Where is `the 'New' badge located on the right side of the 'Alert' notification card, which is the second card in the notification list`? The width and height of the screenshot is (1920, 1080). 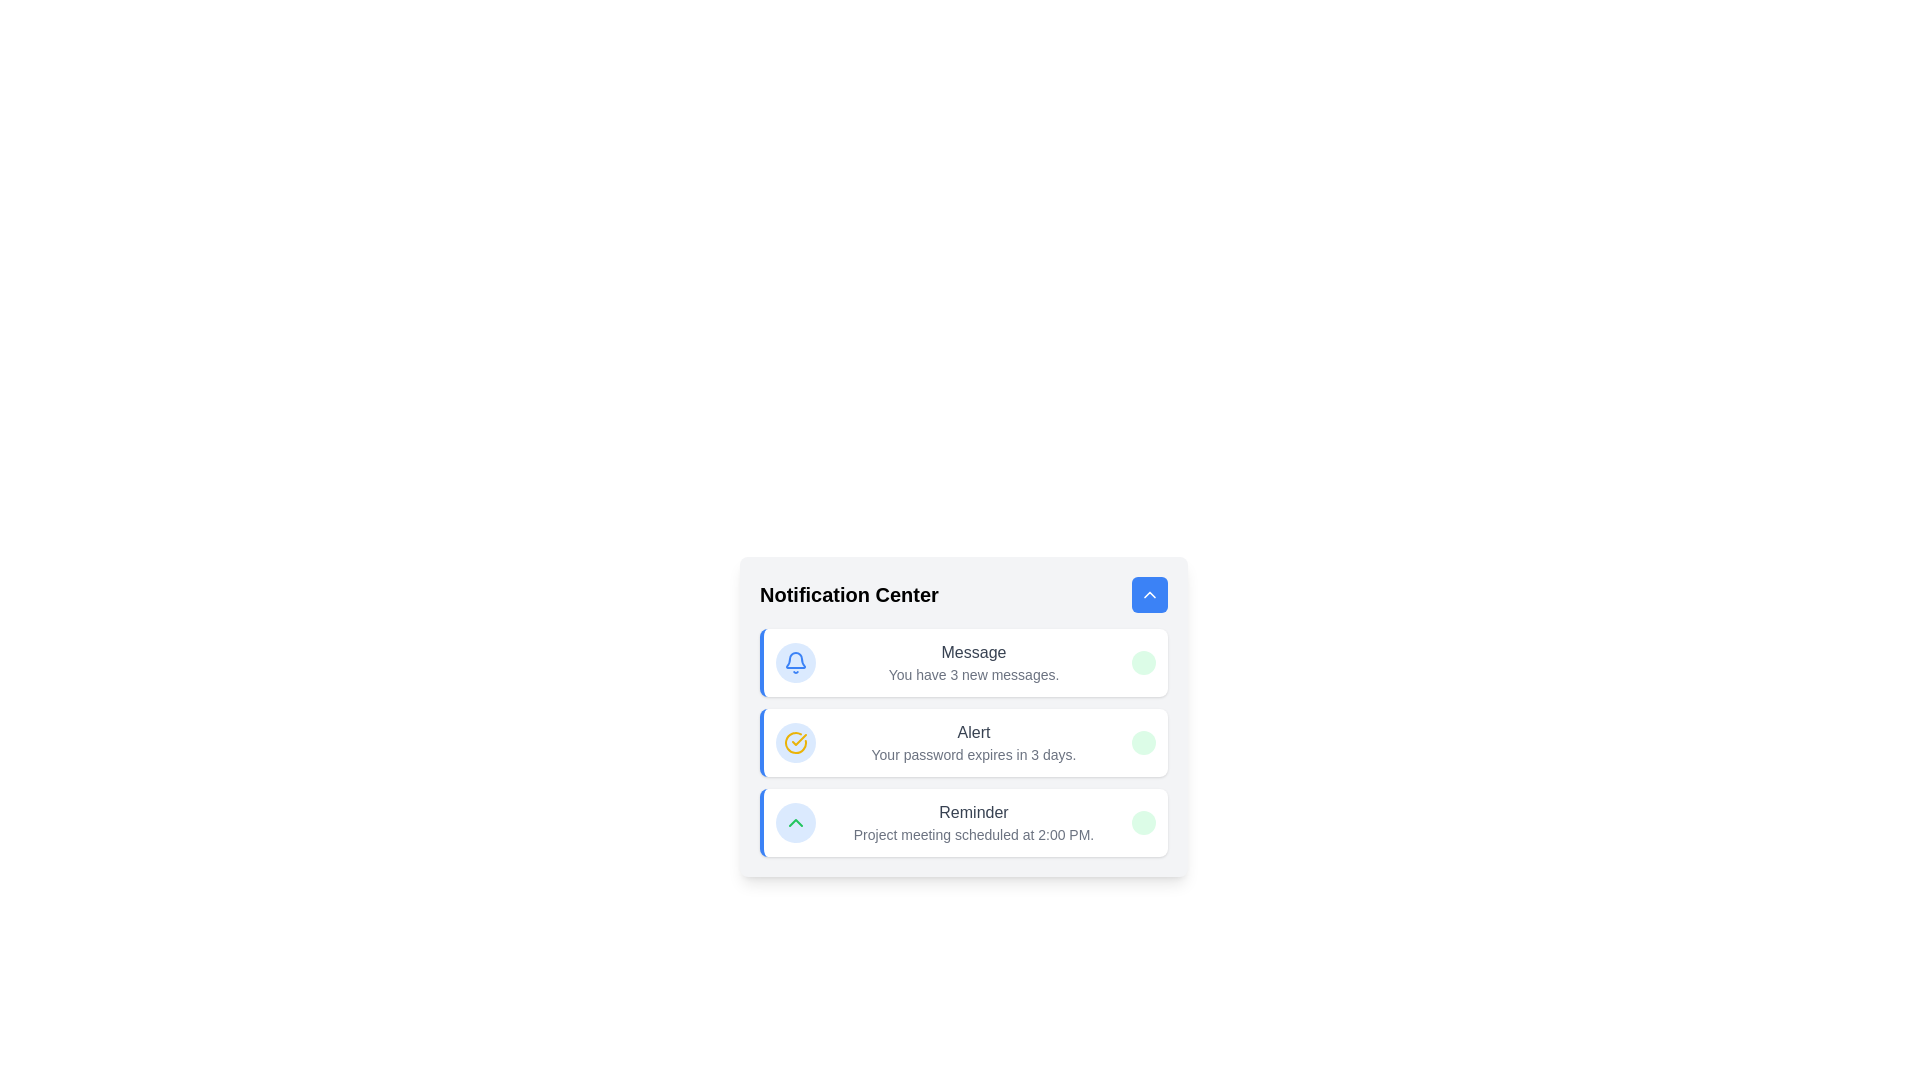 the 'New' badge located on the right side of the 'Alert' notification card, which is the second card in the notification list is located at coordinates (1143, 743).